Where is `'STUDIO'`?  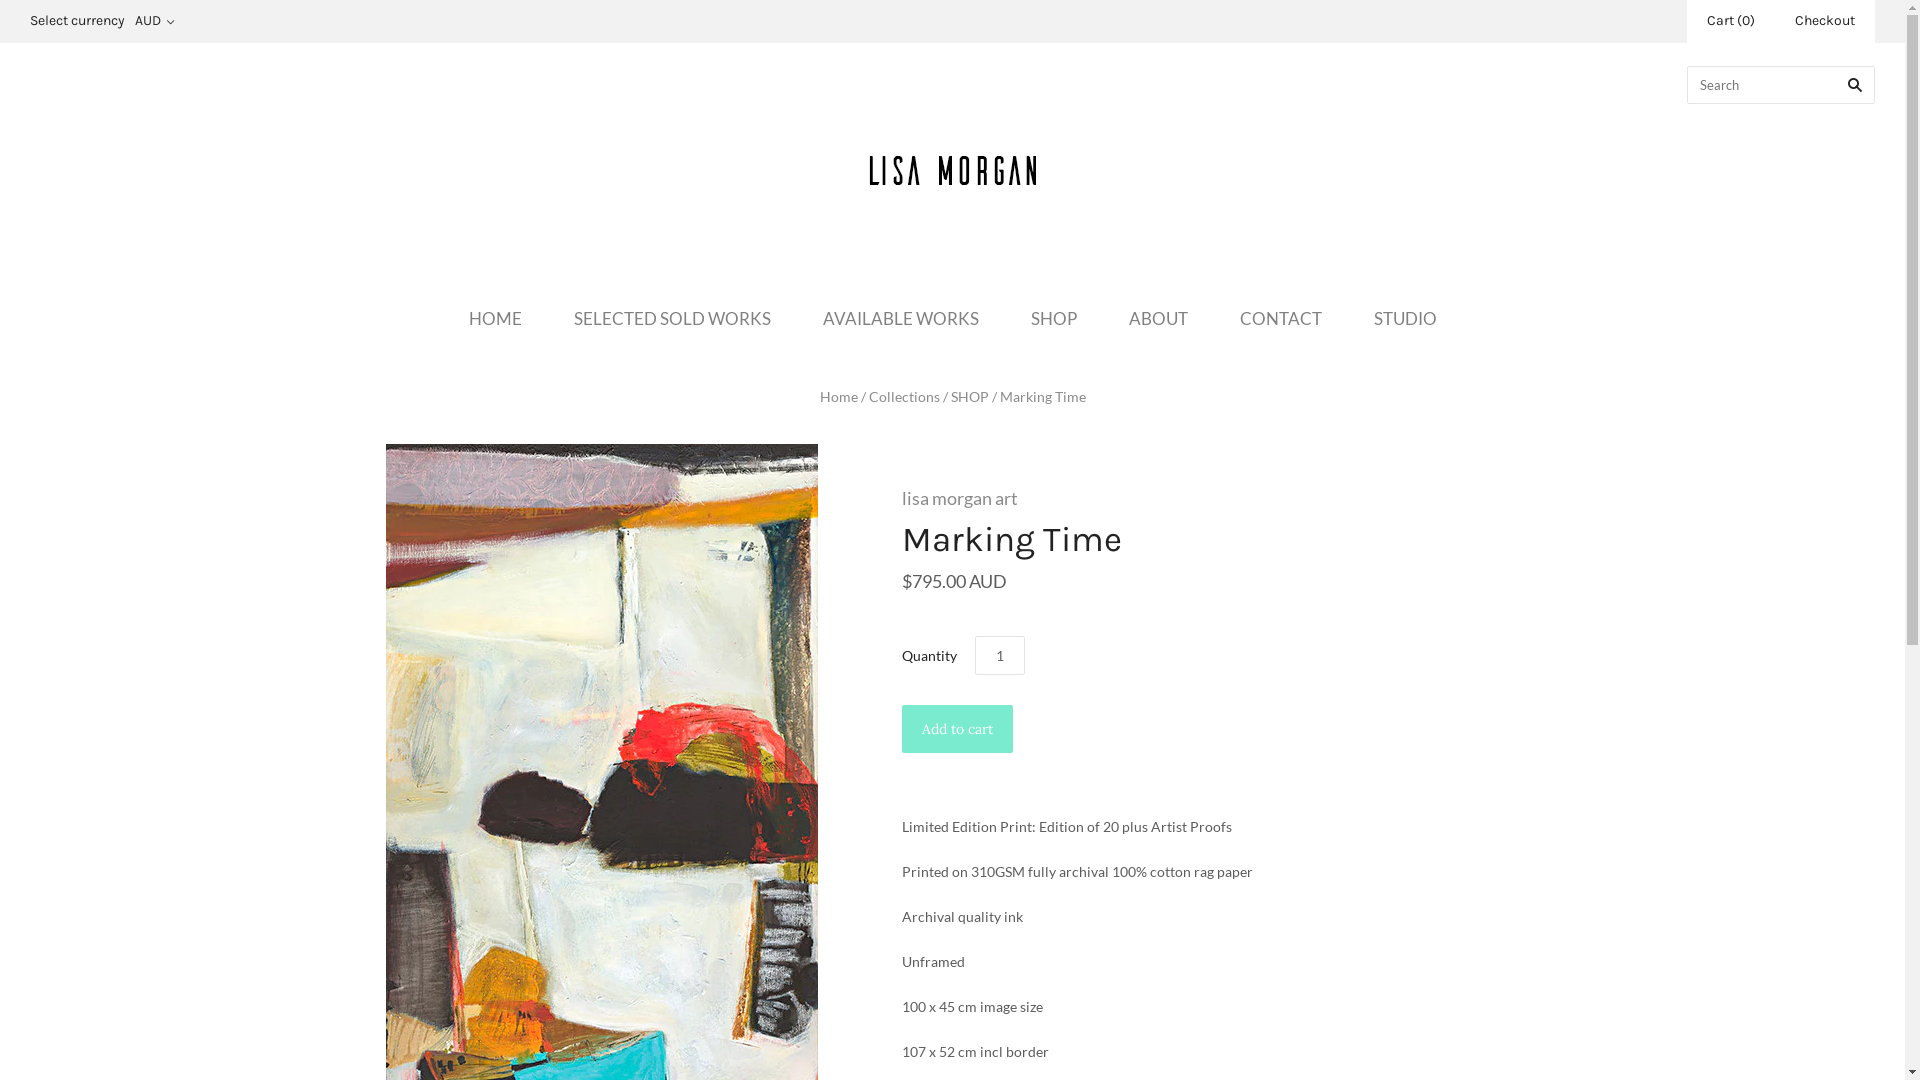 'STUDIO' is located at coordinates (1404, 317).